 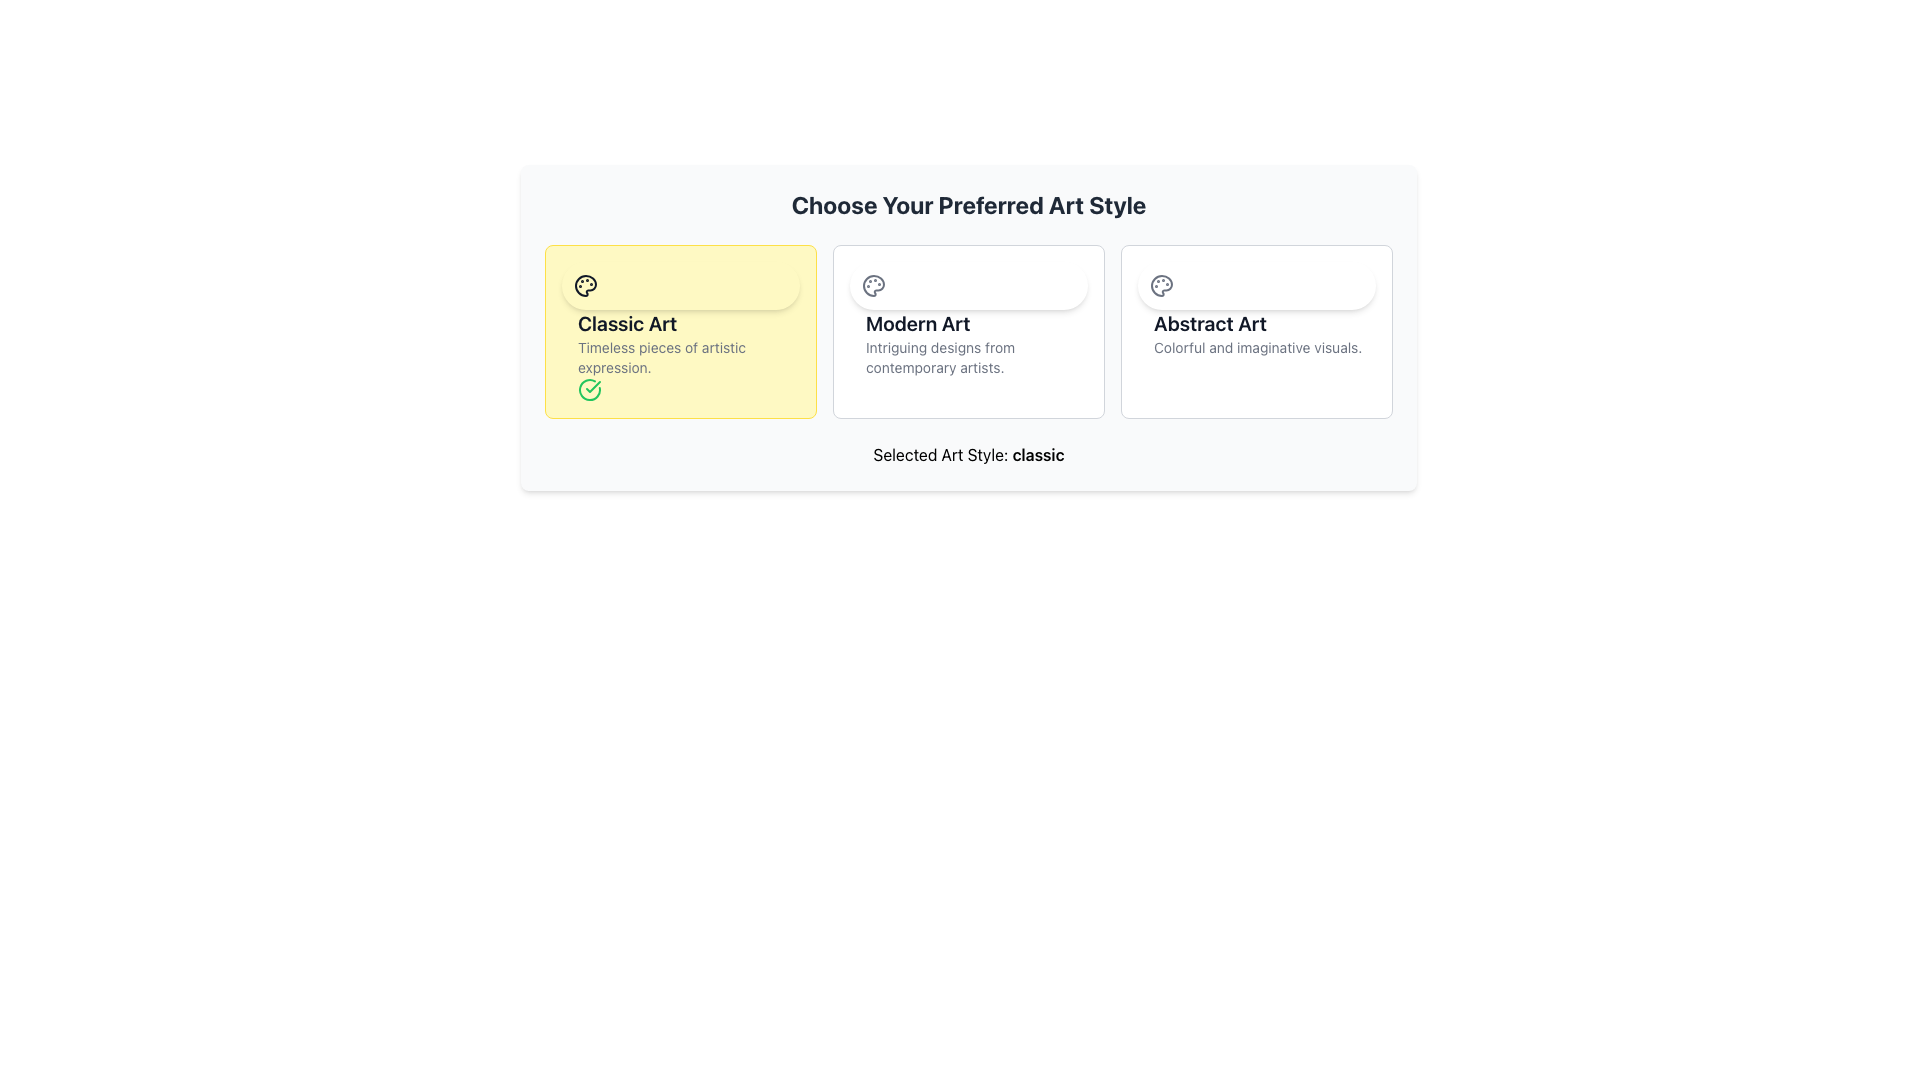 What do you see at coordinates (1161, 285) in the screenshot?
I see `the design of the palette icon representing the 'Abstract Art' option, located at the top-left corner of the card` at bounding box center [1161, 285].